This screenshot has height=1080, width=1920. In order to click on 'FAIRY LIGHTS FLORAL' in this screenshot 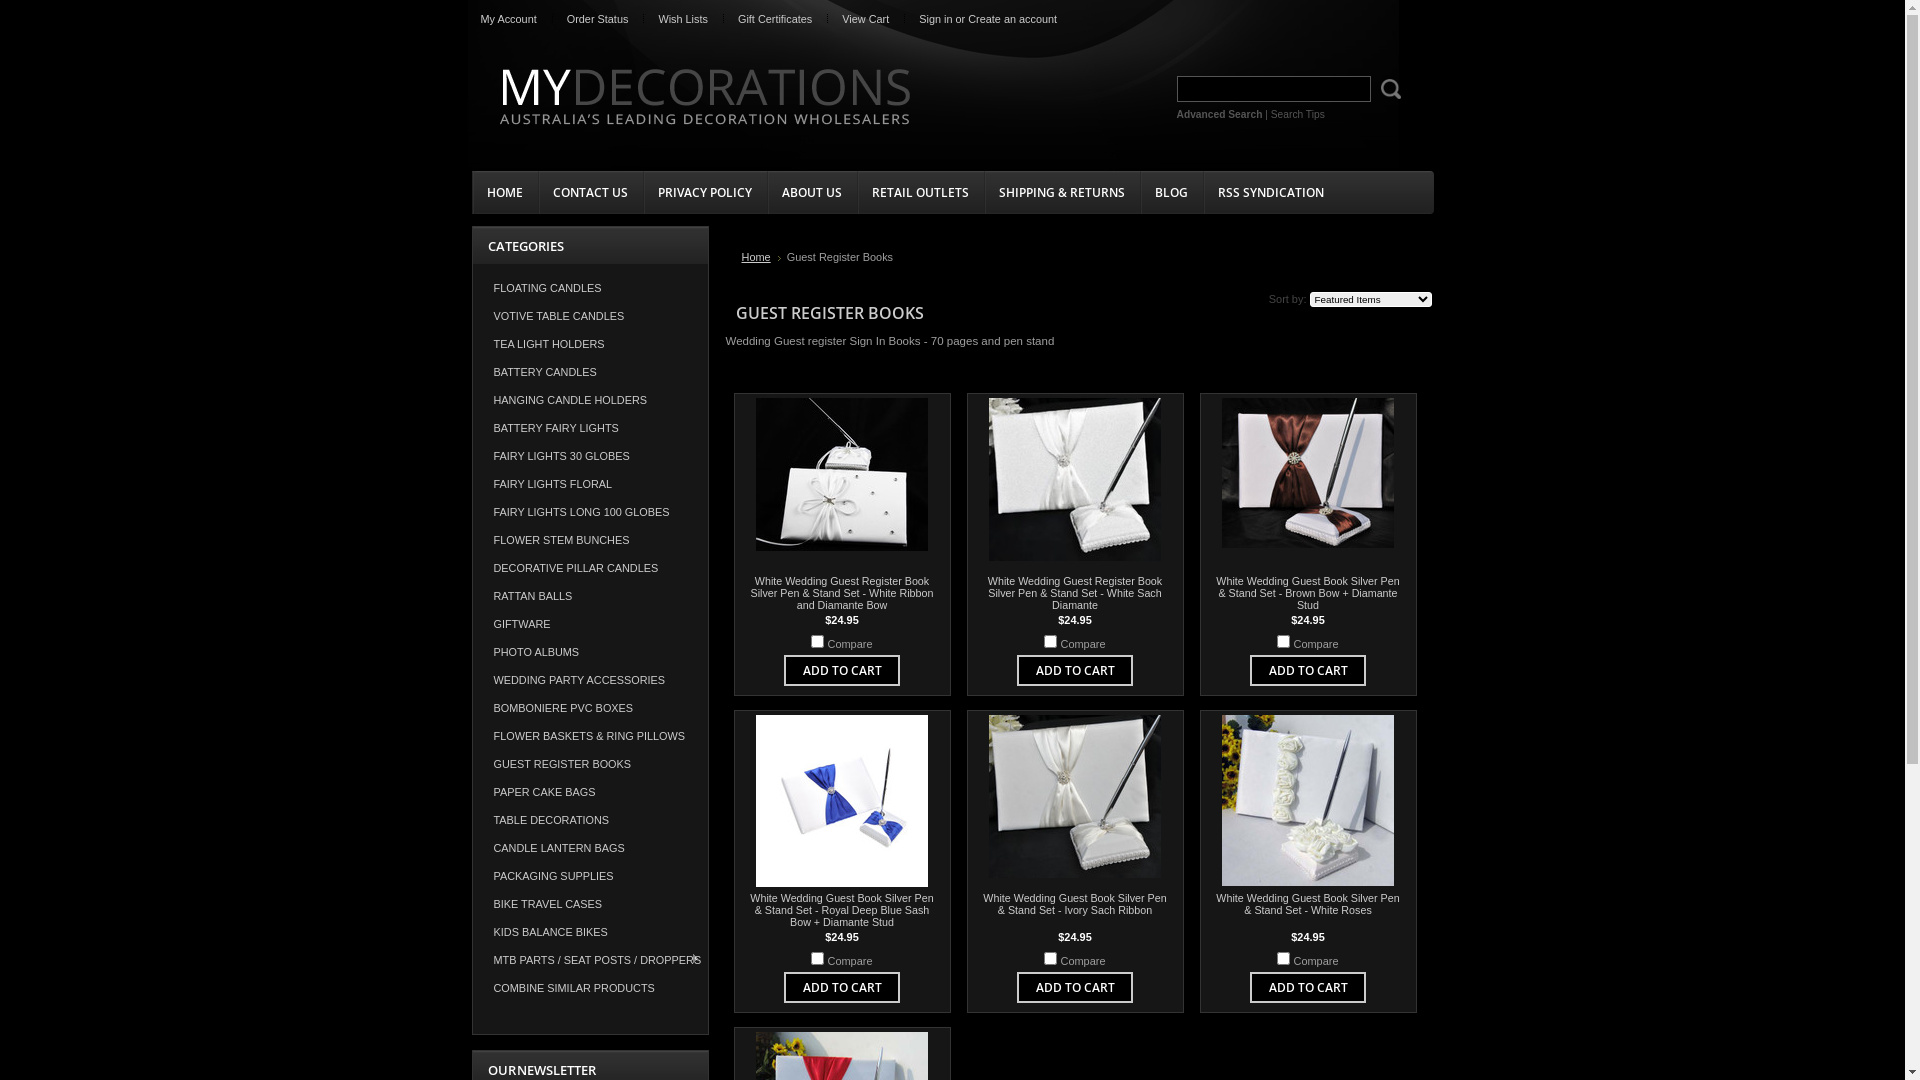, I will do `click(589, 483)`.